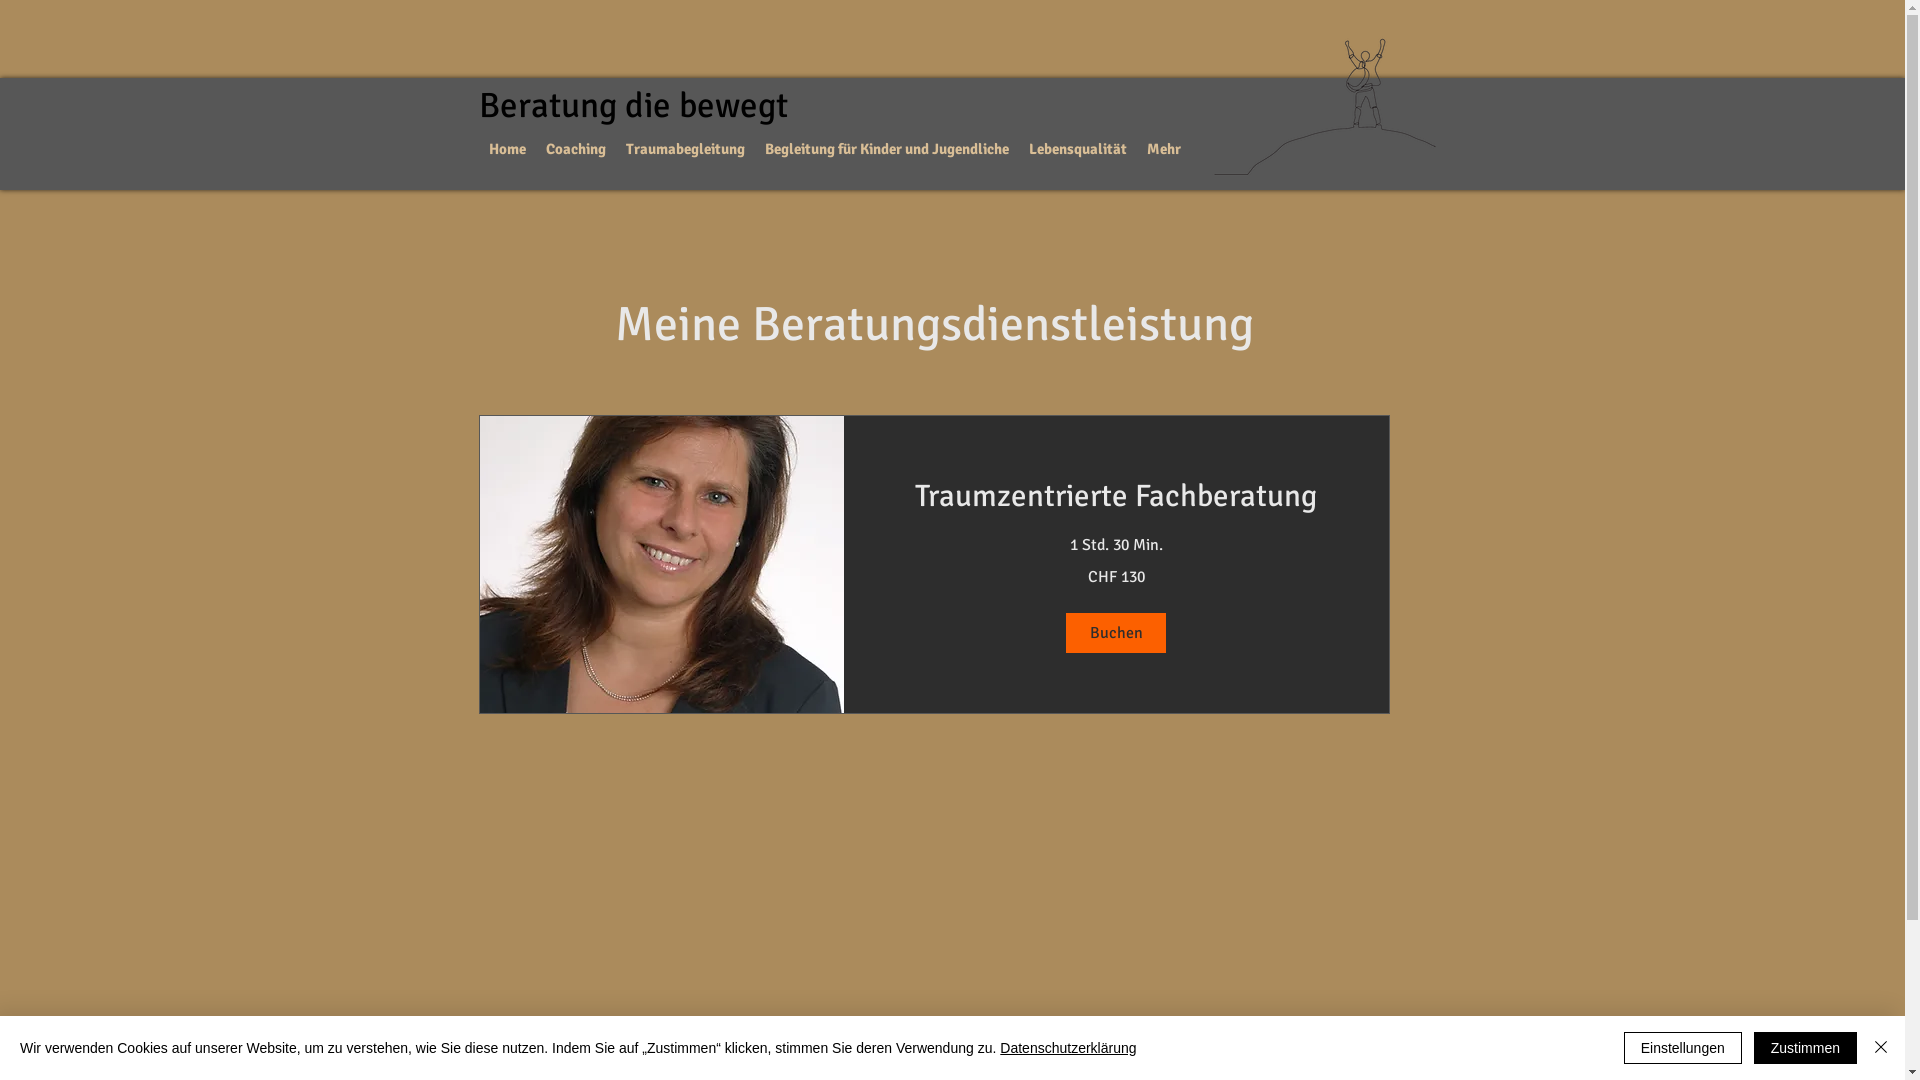 This screenshot has width=1920, height=1080. Describe the element at coordinates (1682, 1047) in the screenshot. I see `'Einstellungen'` at that location.